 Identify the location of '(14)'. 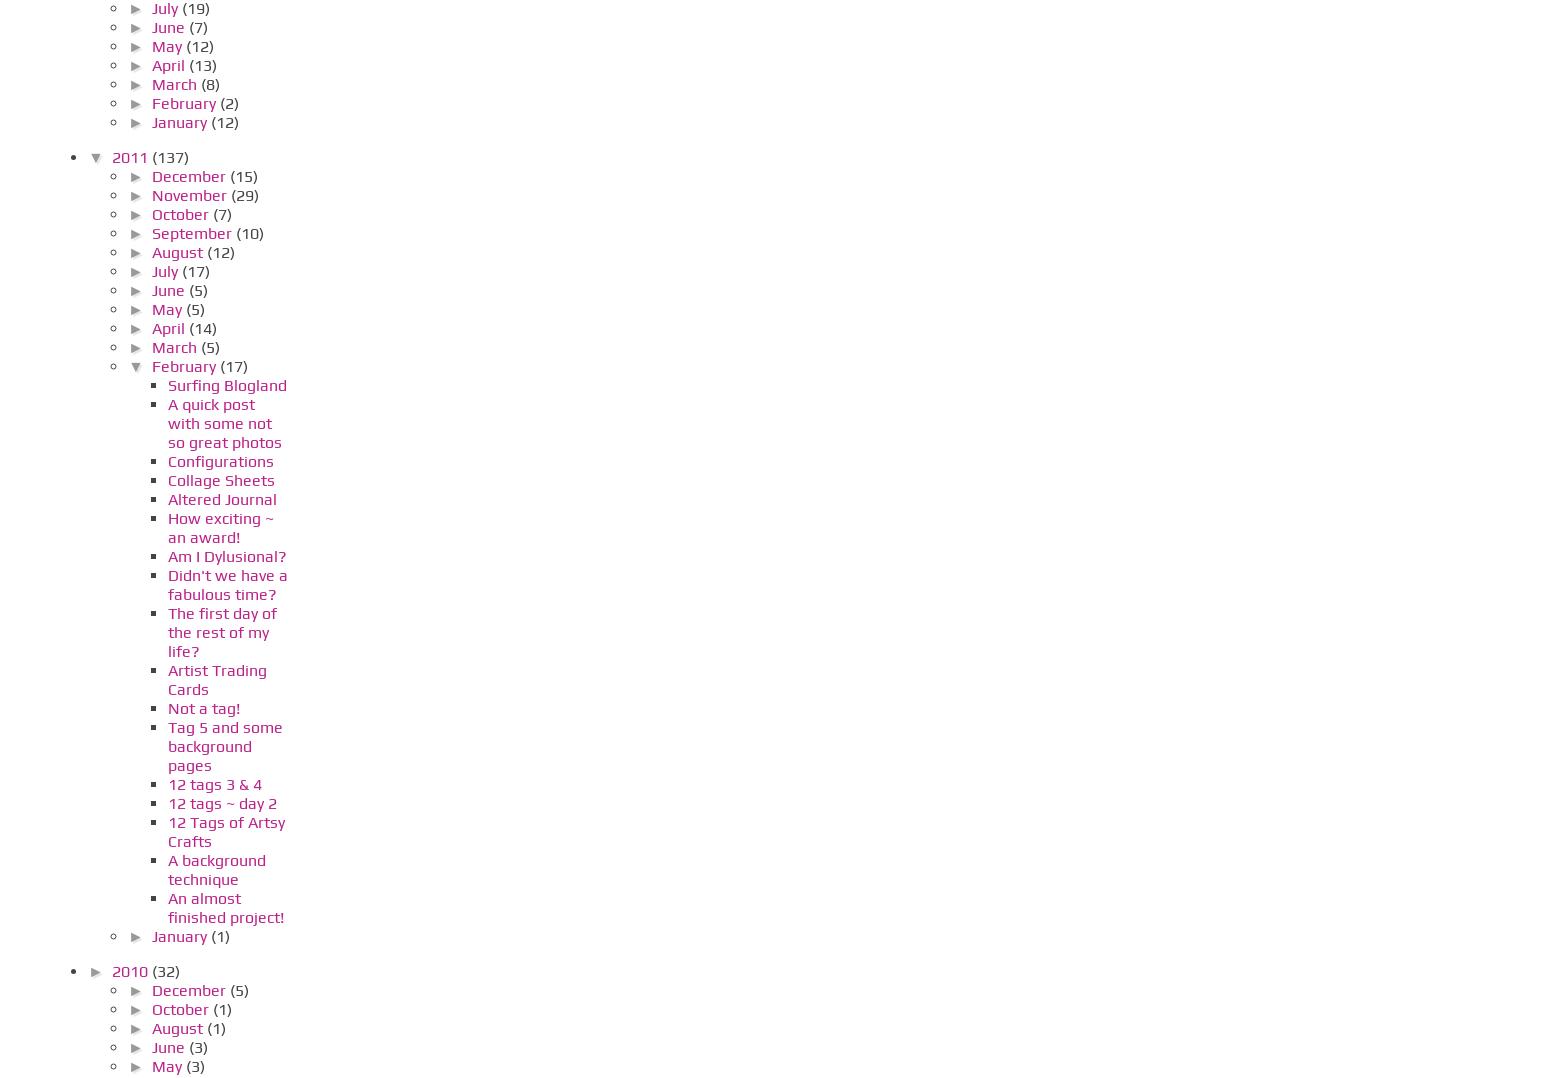
(202, 326).